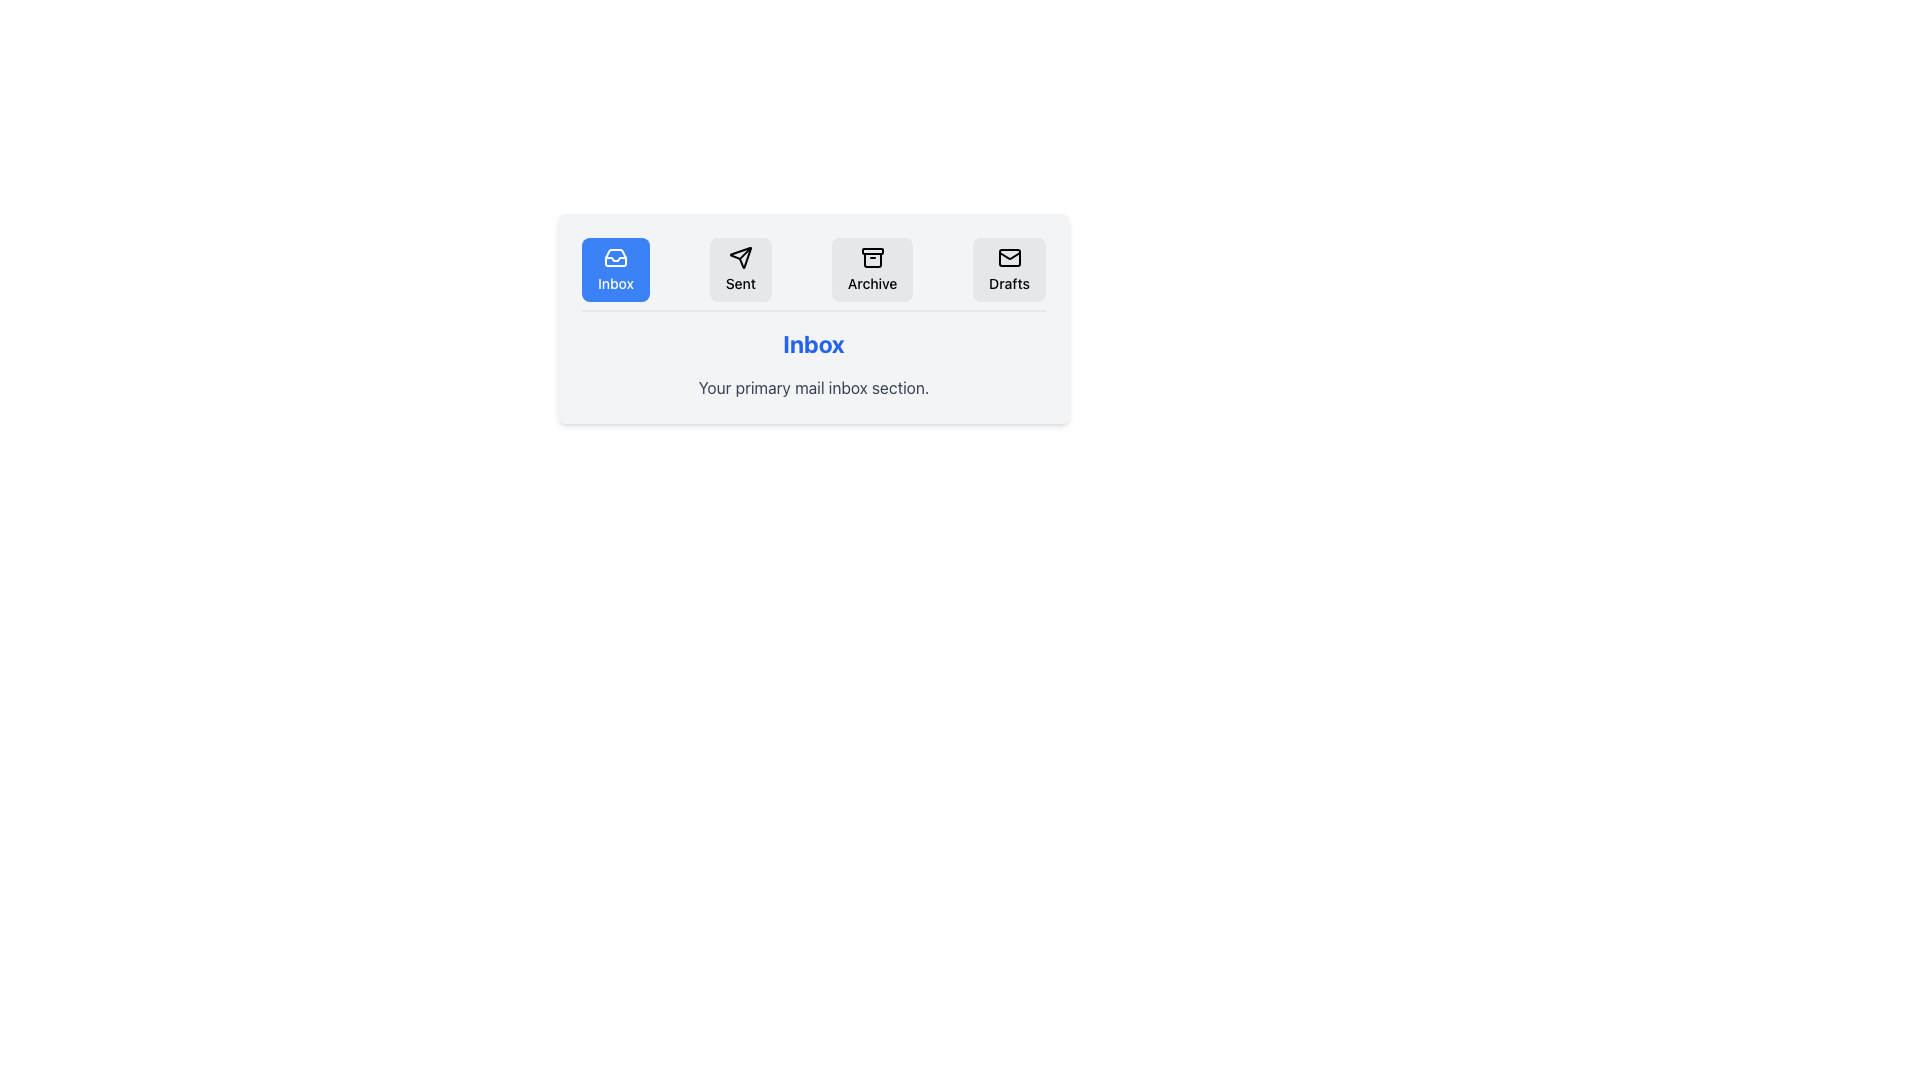 The image size is (1920, 1080). What do you see at coordinates (739, 284) in the screenshot?
I see `'Sent' label displayed in medium font size below the send icon, which is part of the second button from the left in a group of four buttons at the top of the interface` at bounding box center [739, 284].